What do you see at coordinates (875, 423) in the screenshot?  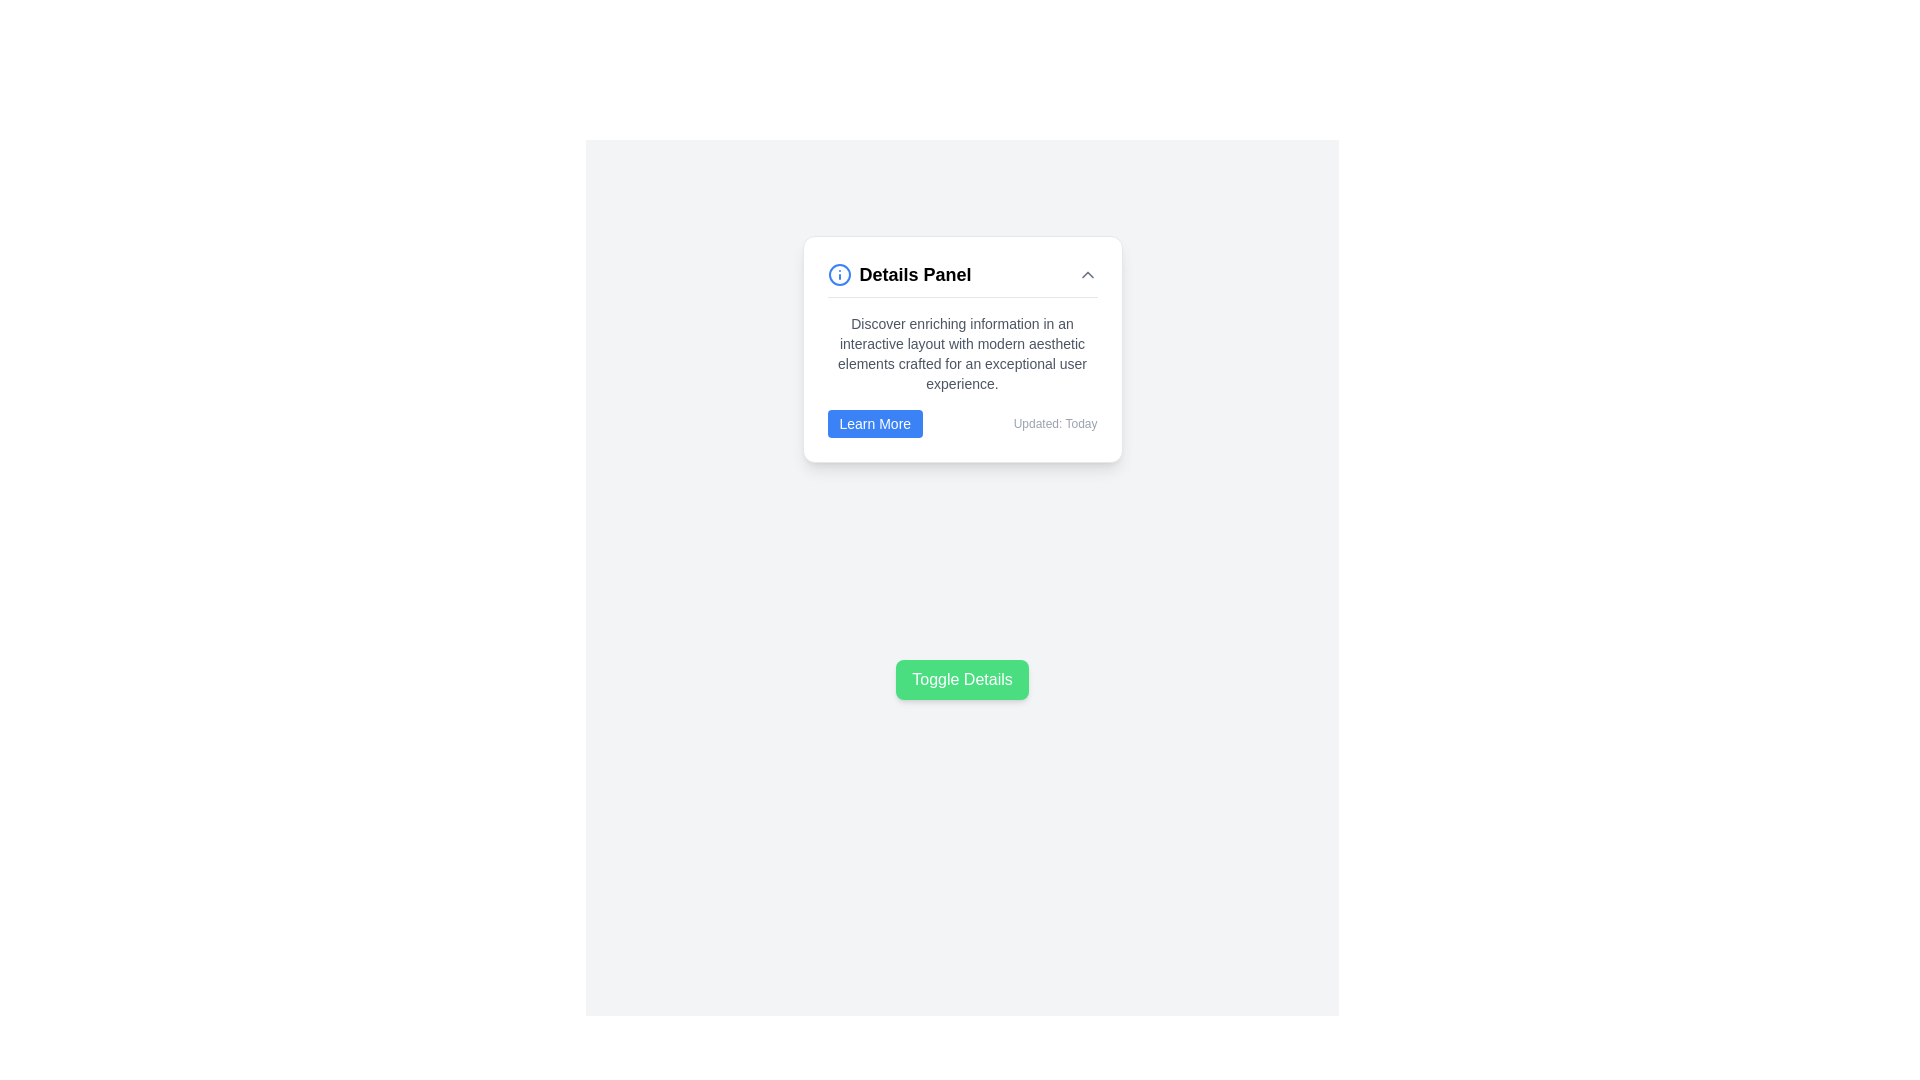 I see `the button located in the bottom-left corner of the 'Details Panel'` at bounding box center [875, 423].